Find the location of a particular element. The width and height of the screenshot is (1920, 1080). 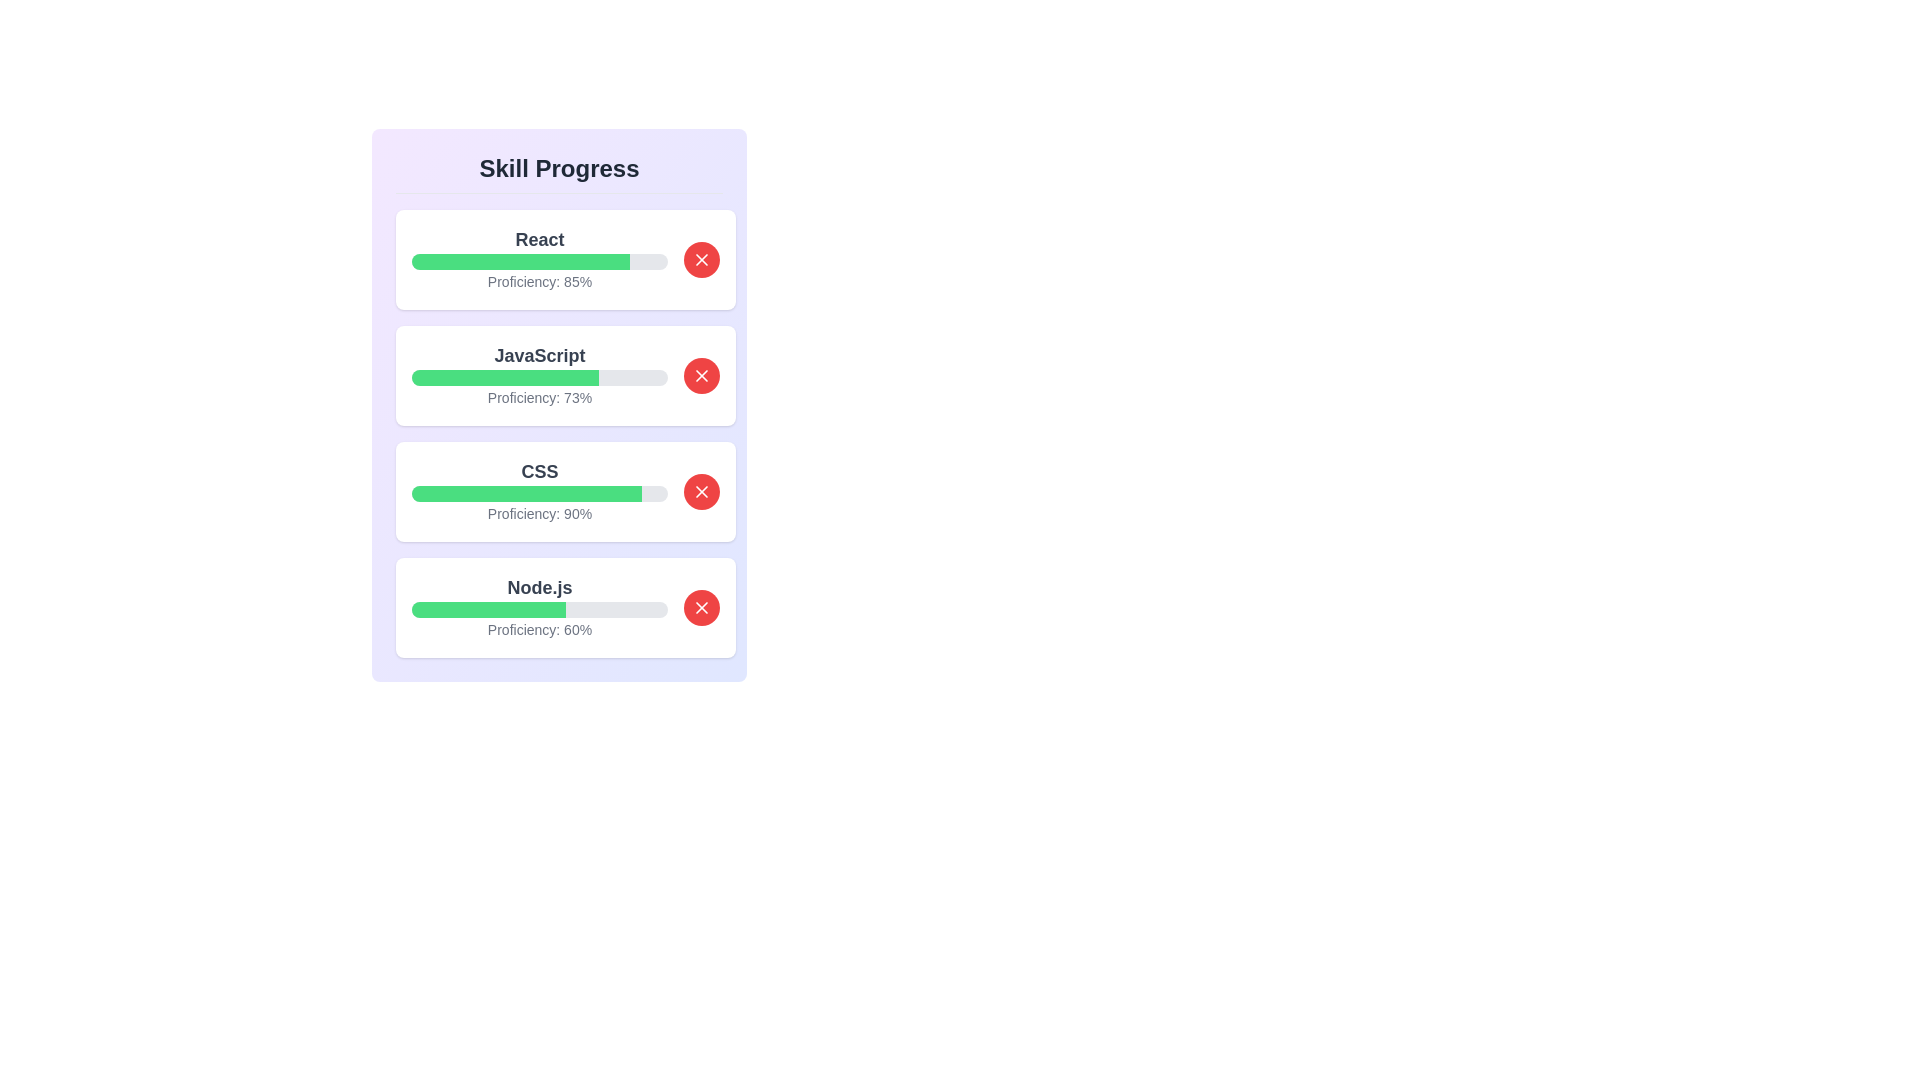

remove button for the skill Node.js is located at coordinates (701, 607).